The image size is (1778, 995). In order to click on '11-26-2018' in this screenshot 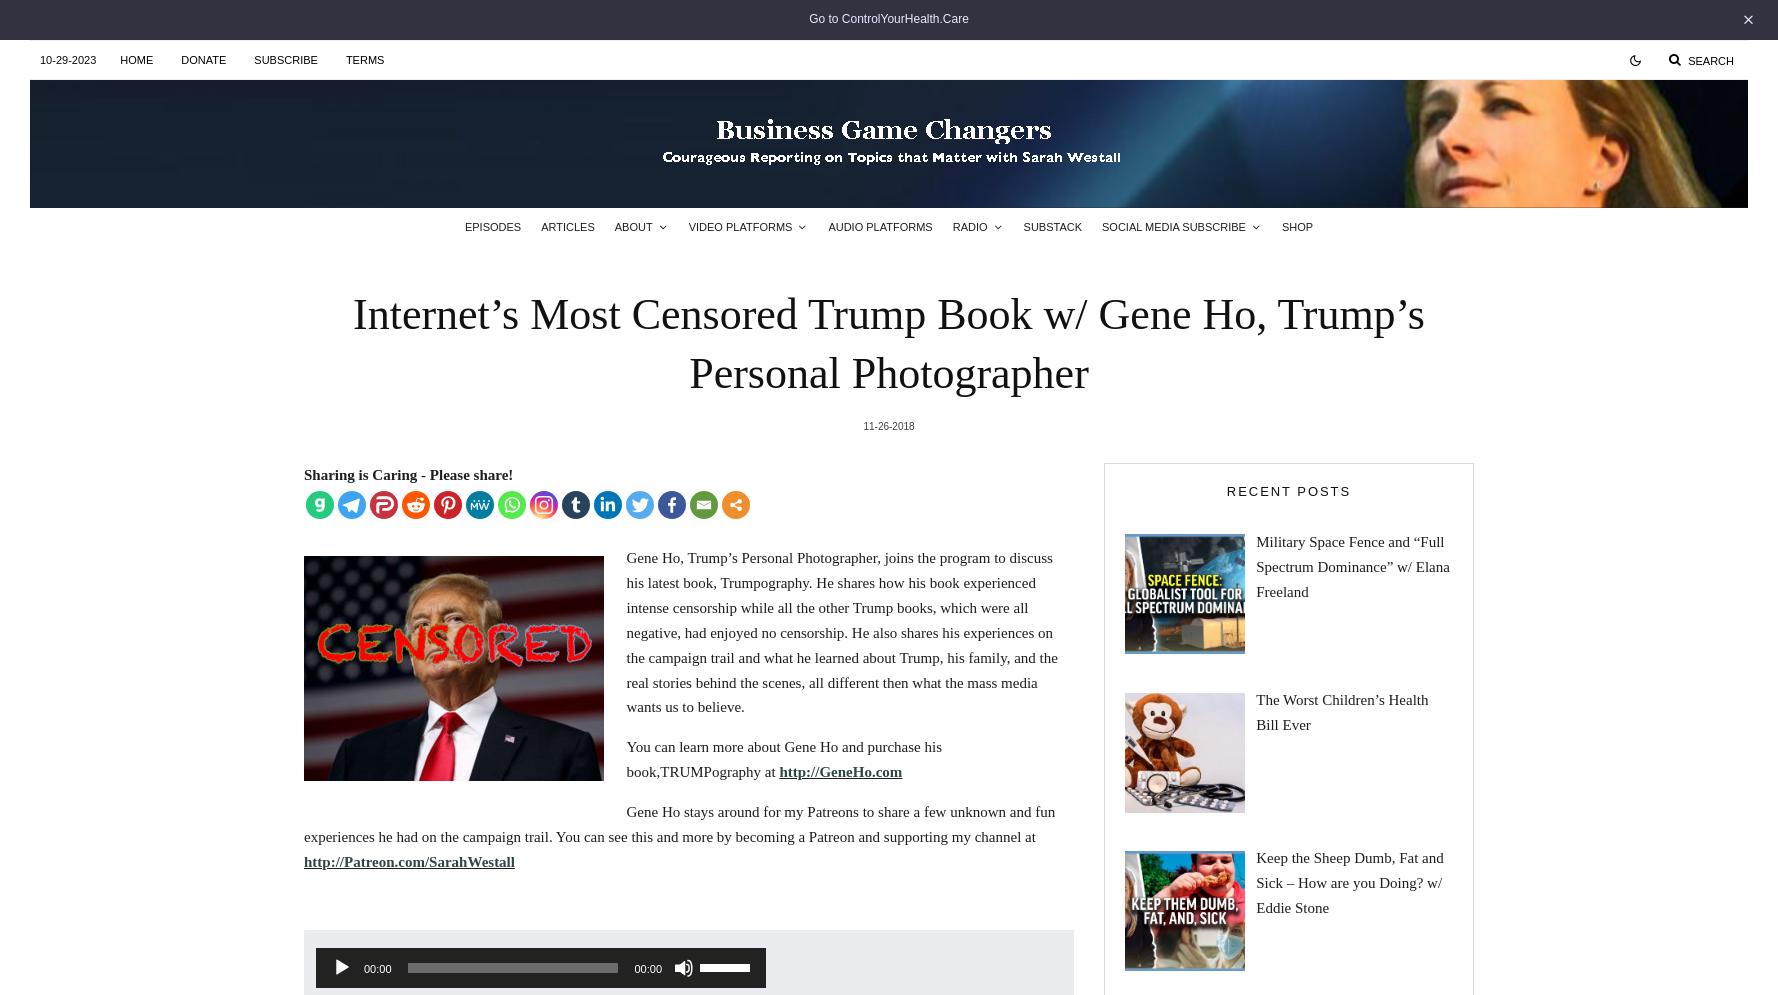, I will do `click(862, 424)`.